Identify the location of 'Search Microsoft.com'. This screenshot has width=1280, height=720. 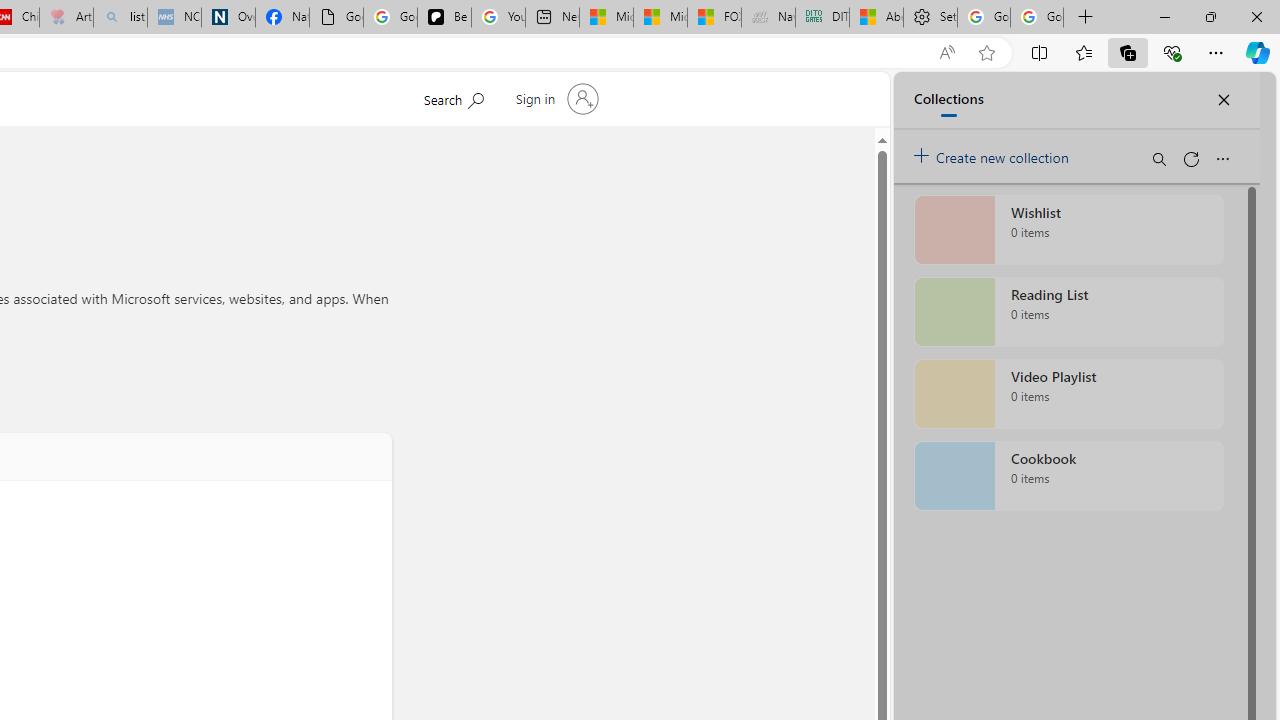
(452, 97).